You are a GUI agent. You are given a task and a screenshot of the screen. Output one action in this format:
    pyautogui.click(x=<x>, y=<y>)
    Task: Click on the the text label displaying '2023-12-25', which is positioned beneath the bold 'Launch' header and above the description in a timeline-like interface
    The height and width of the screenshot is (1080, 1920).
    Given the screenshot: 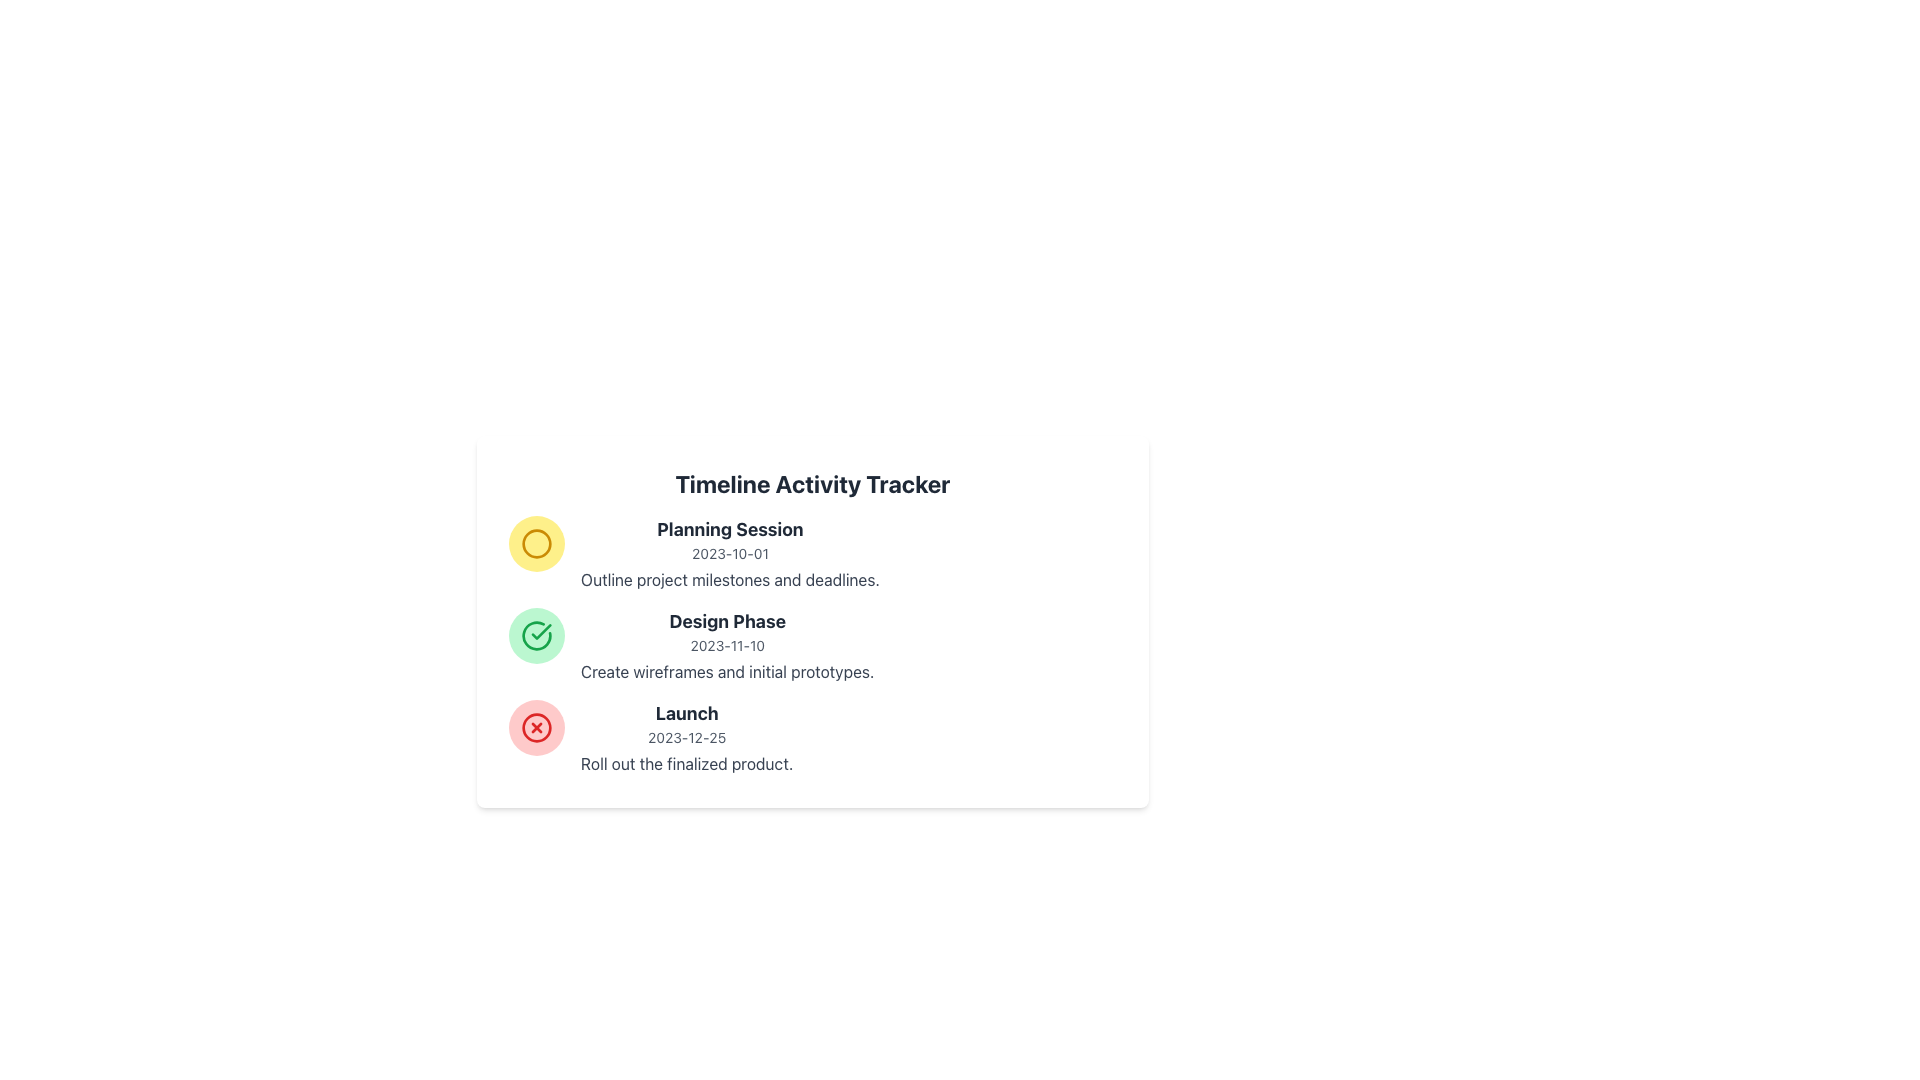 What is the action you would take?
    pyautogui.click(x=687, y=737)
    